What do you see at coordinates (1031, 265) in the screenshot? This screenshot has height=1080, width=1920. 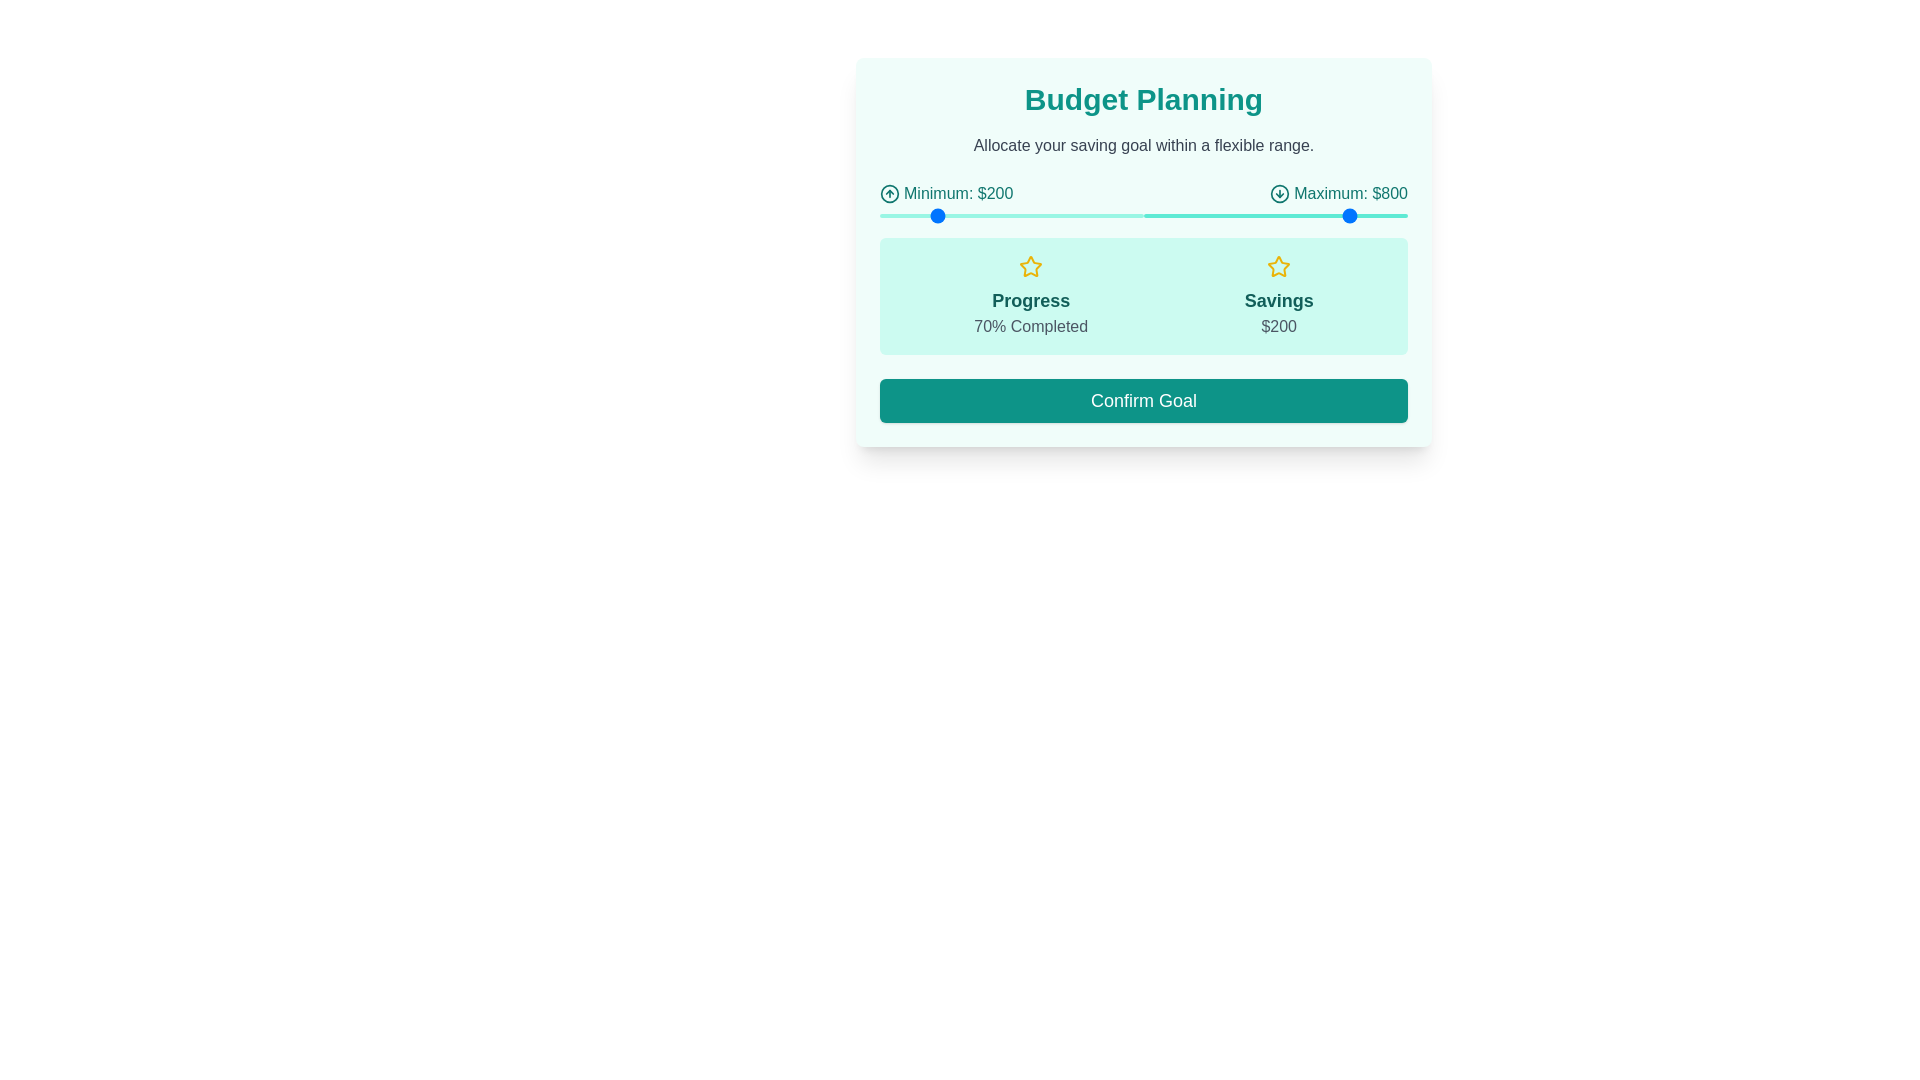 I see `the star icon with yellow outlines, which is located to the left of the 'Progress' label in the interface with teal and white background colors` at bounding box center [1031, 265].